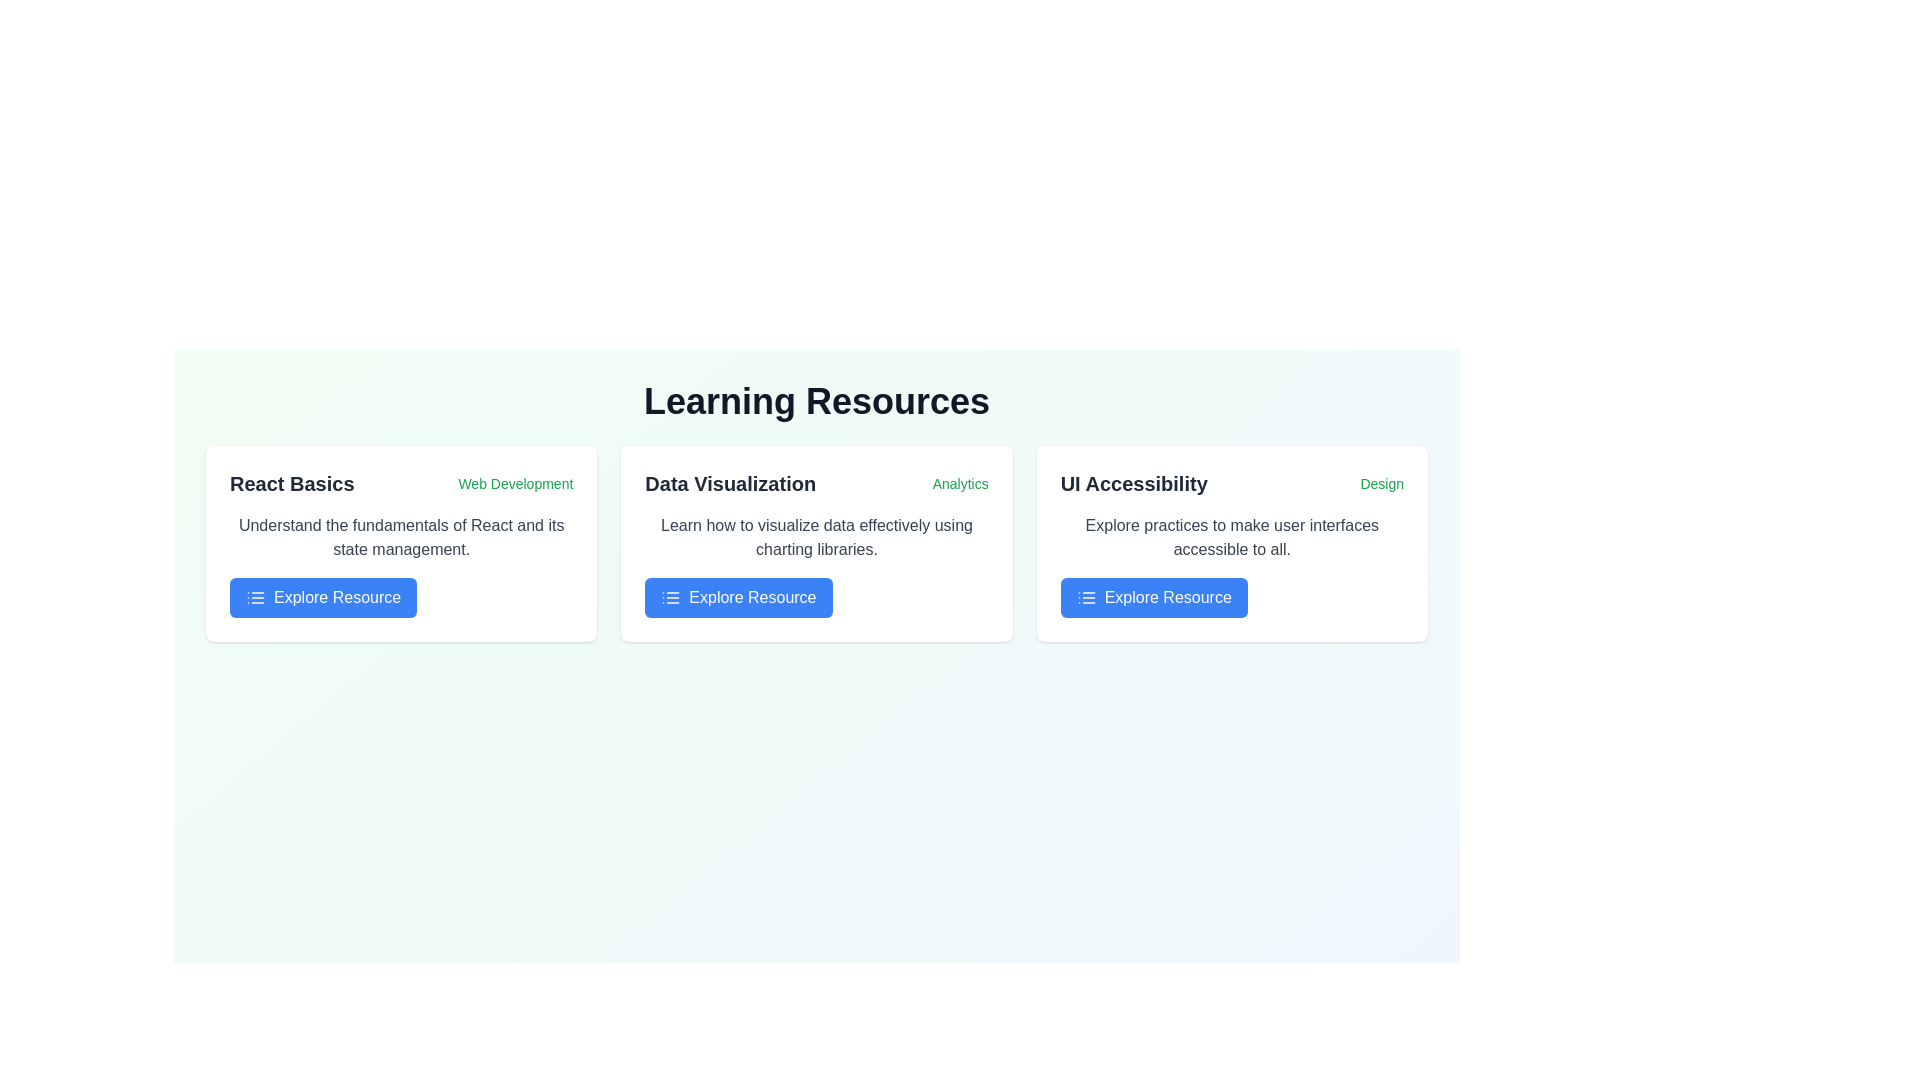  What do you see at coordinates (1381, 483) in the screenshot?
I see `the green text label reading 'Design' located in the 'UI Accessibility' section, aligned to the right of the text 'UI Accessibility'` at bounding box center [1381, 483].